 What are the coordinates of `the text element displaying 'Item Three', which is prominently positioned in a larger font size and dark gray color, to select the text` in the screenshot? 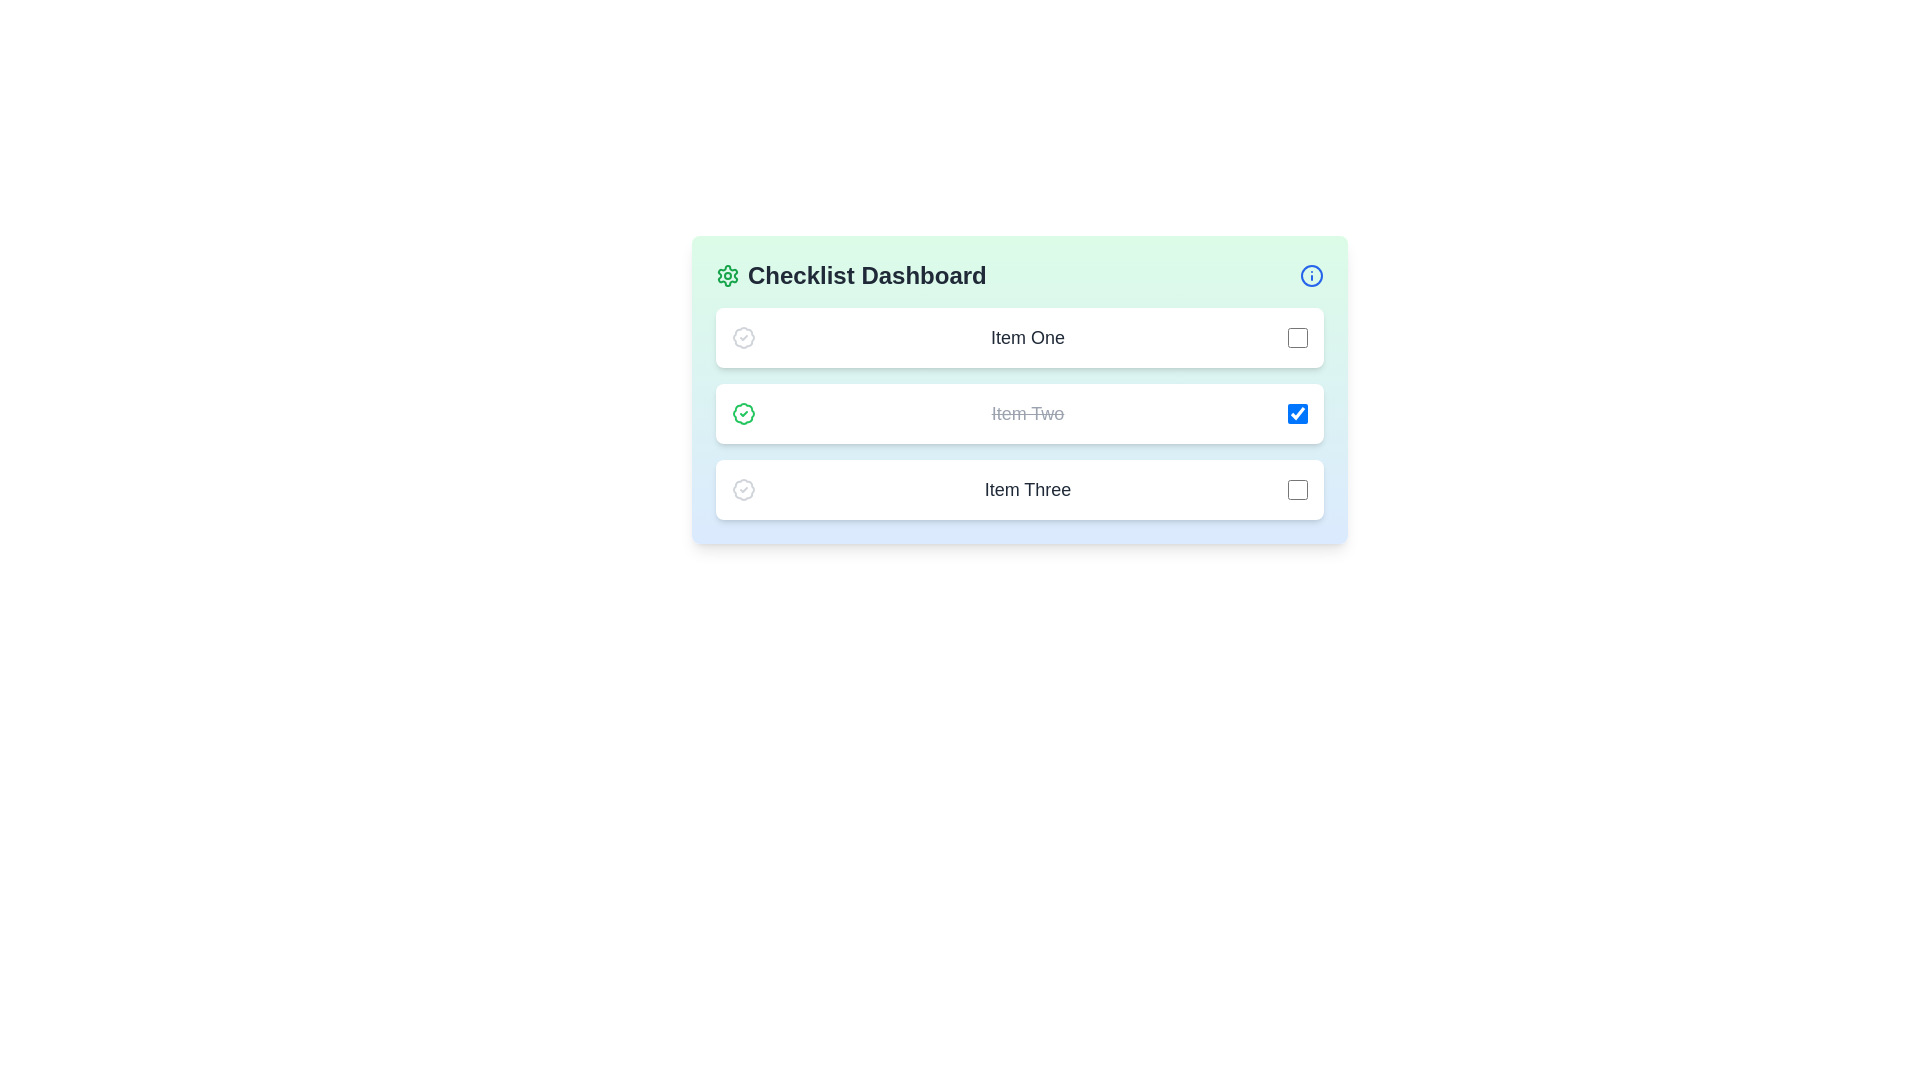 It's located at (1027, 489).